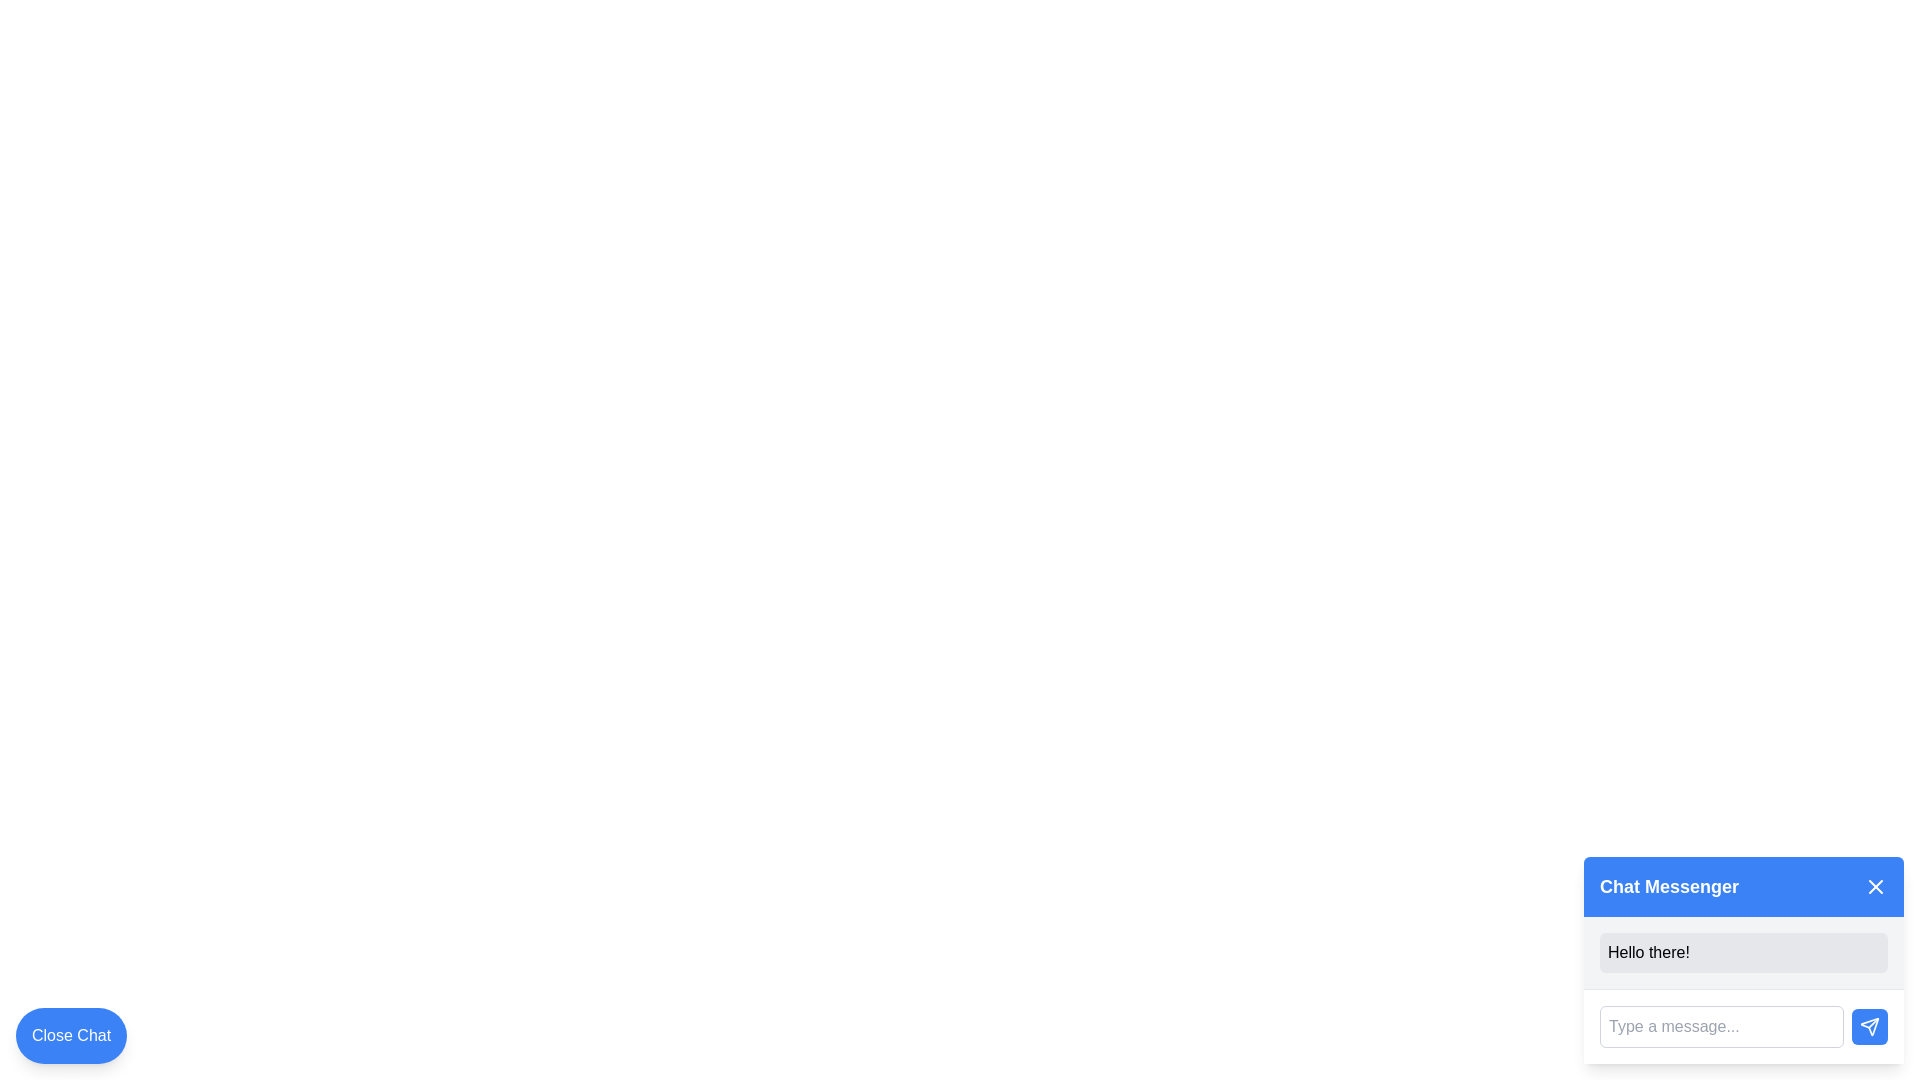 This screenshot has width=1920, height=1080. Describe the element at coordinates (71, 1035) in the screenshot. I see `the rounded blue 'Close Chat' button located at the bottom-left corner of the application interface` at that location.